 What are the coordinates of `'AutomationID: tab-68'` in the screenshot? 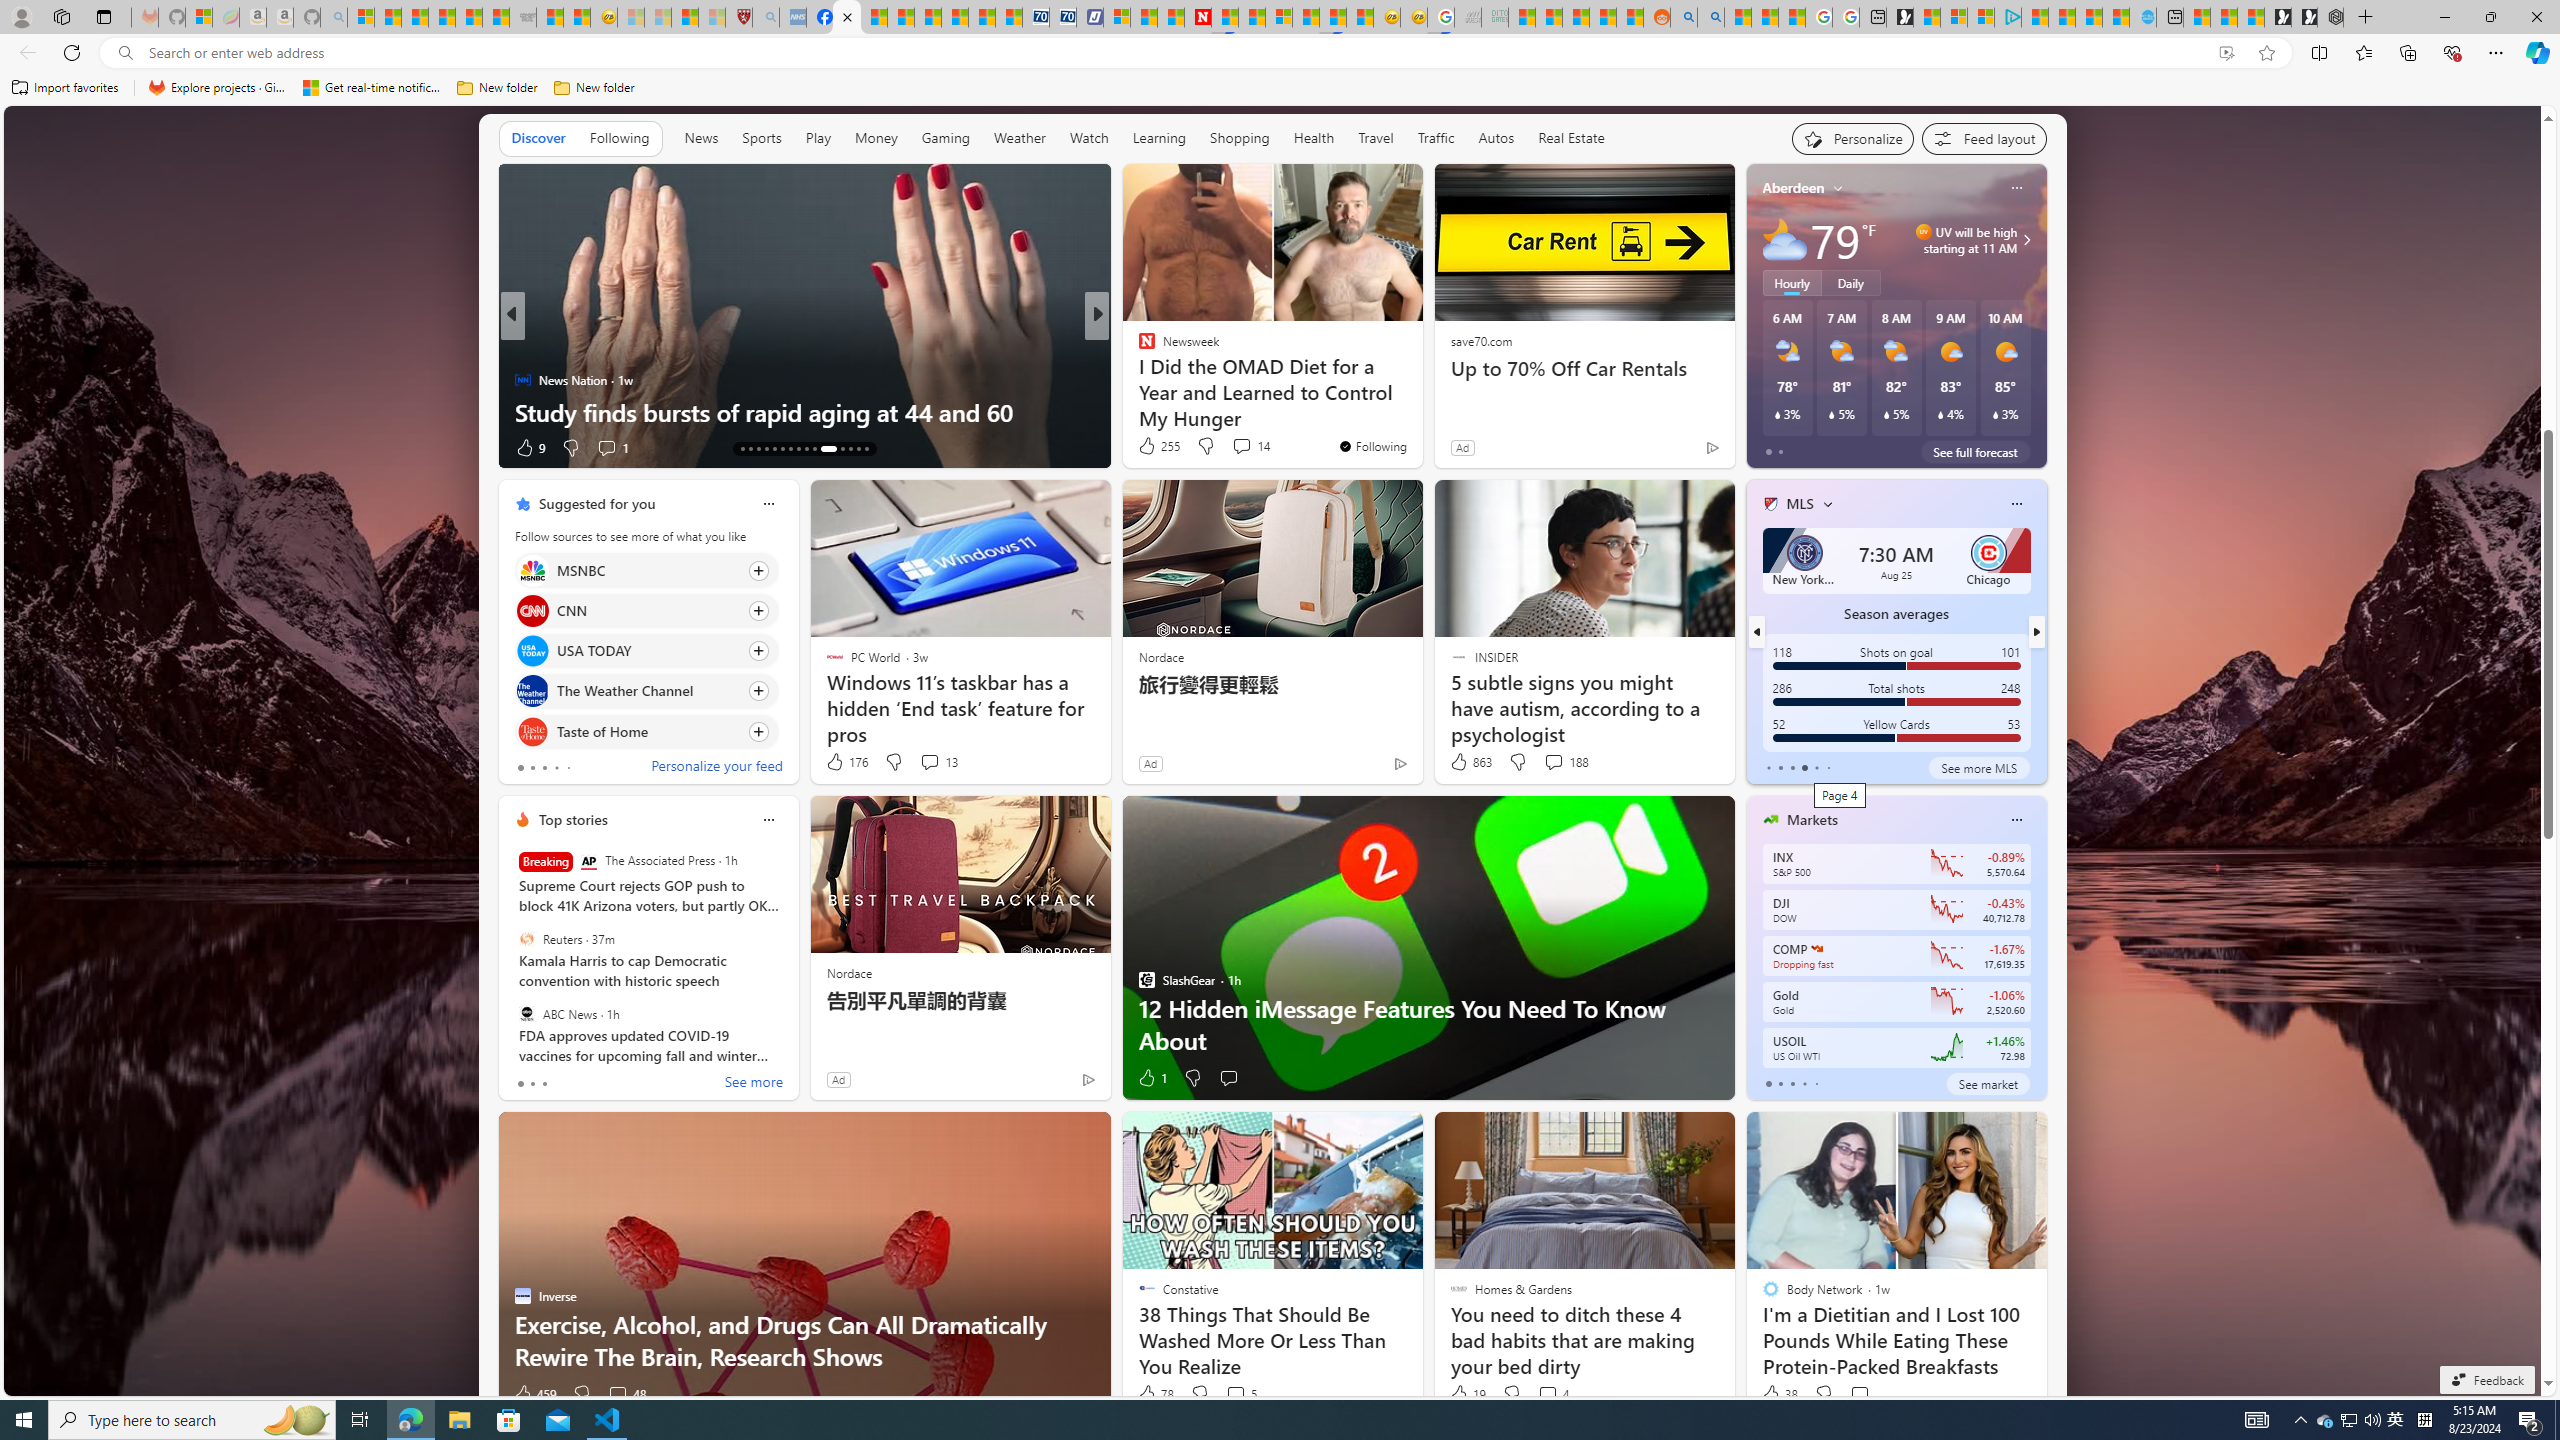 It's located at (758, 448).